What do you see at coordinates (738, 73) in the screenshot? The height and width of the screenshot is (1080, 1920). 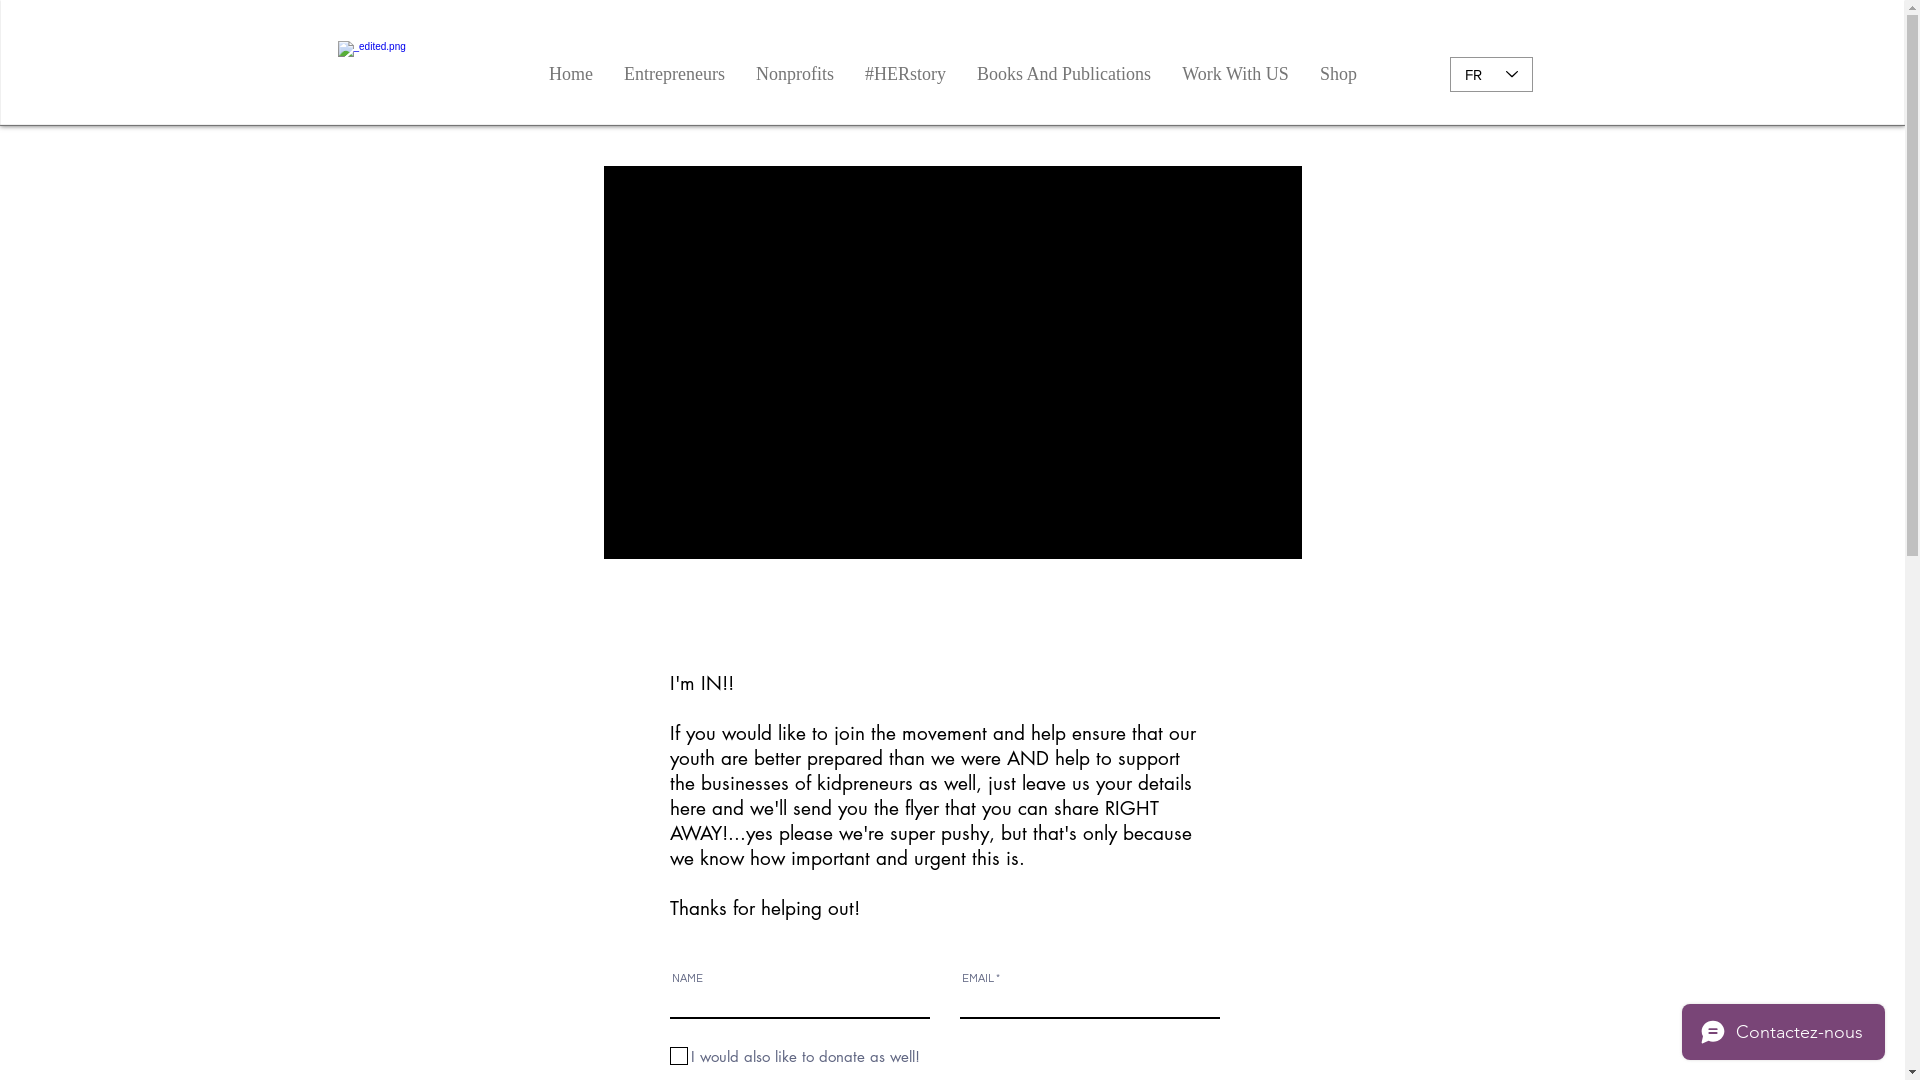 I see `'Nonprofits'` at bounding box center [738, 73].